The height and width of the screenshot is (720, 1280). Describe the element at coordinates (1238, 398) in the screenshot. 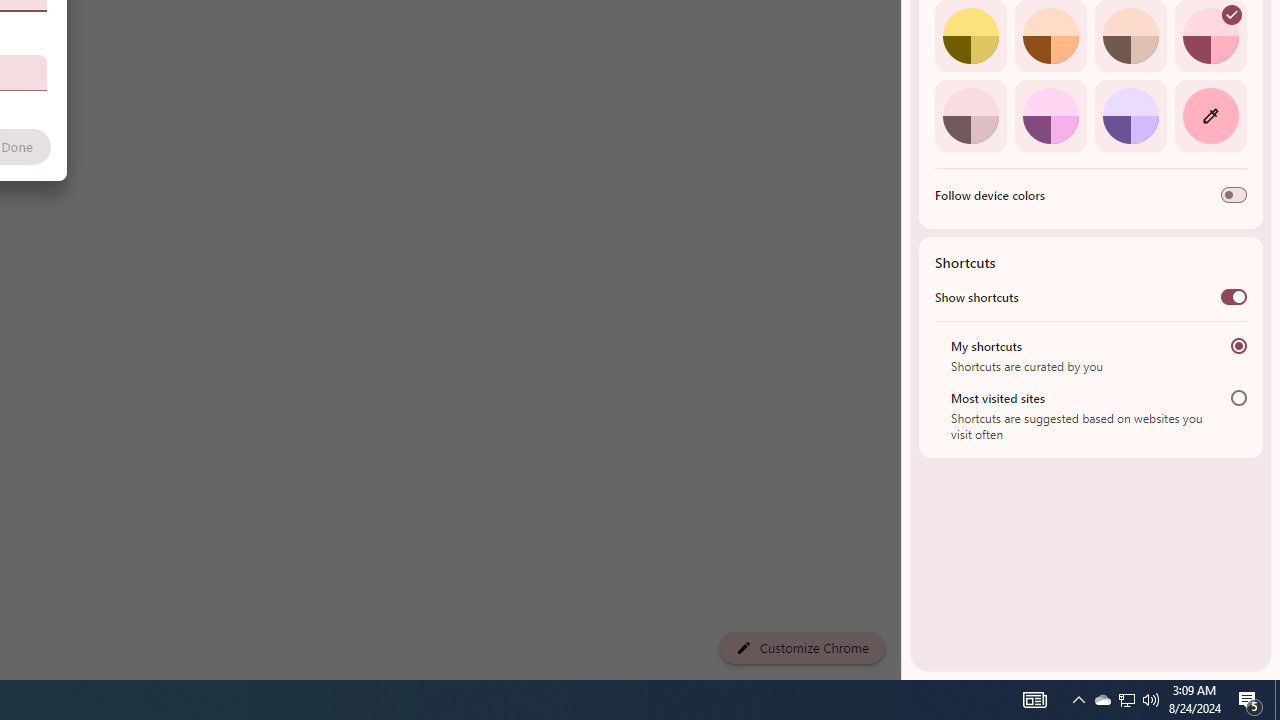

I see `'Most visited sites'` at that location.